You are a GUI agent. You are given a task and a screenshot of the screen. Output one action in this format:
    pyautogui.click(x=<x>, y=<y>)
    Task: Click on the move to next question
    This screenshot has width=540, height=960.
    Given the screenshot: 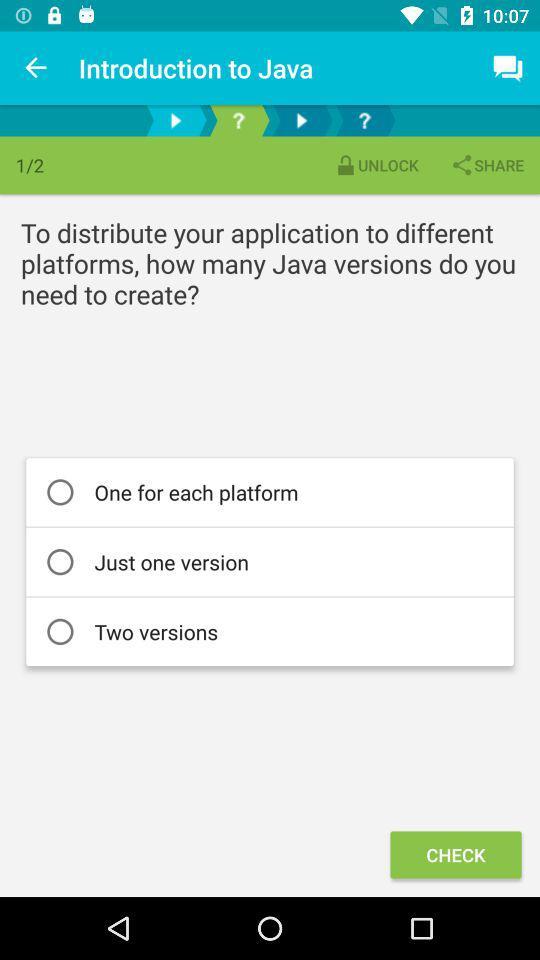 What is the action you would take?
    pyautogui.click(x=175, y=120)
    